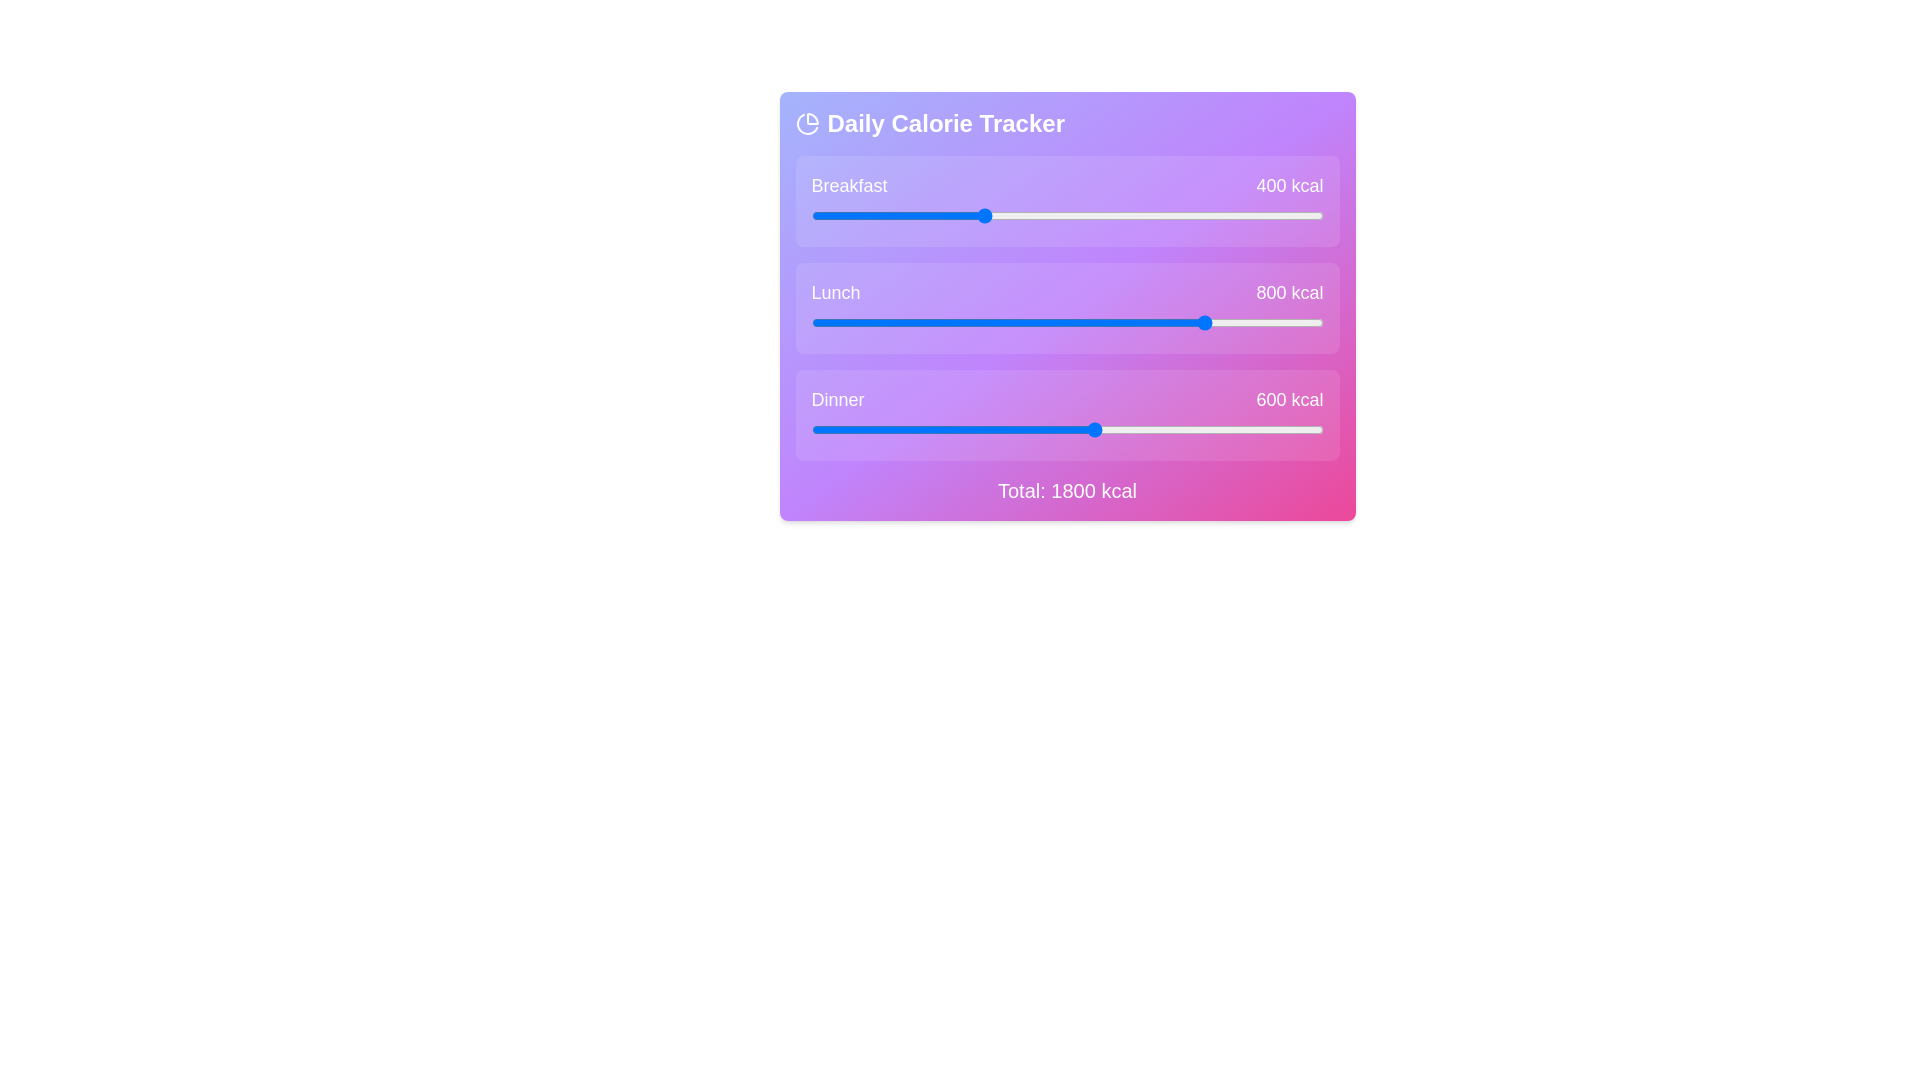 The width and height of the screenshot is (1920, 1080). Describe the element at coordinates (978, 216) in the screenshot. I see `the calorie value for breakfast` at that location.